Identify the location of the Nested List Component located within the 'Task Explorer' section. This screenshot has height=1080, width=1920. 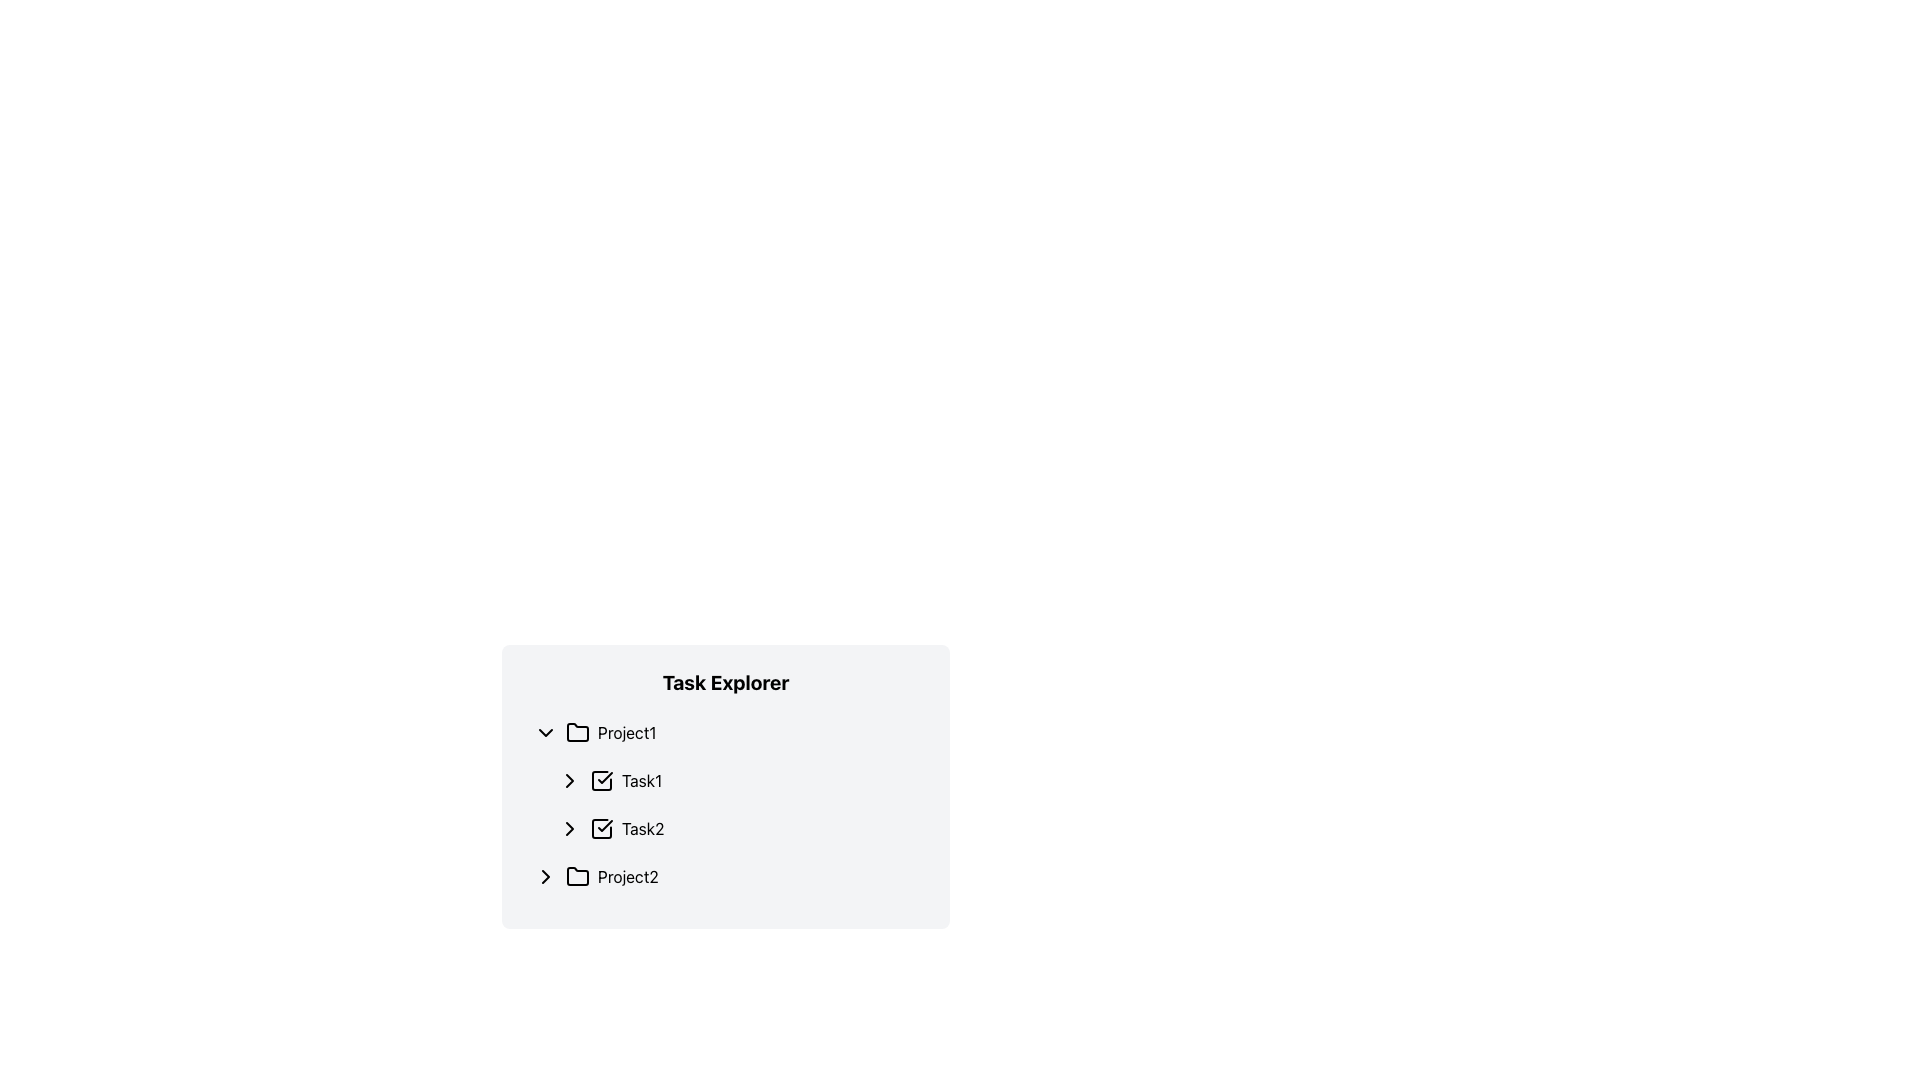
(724, 804).